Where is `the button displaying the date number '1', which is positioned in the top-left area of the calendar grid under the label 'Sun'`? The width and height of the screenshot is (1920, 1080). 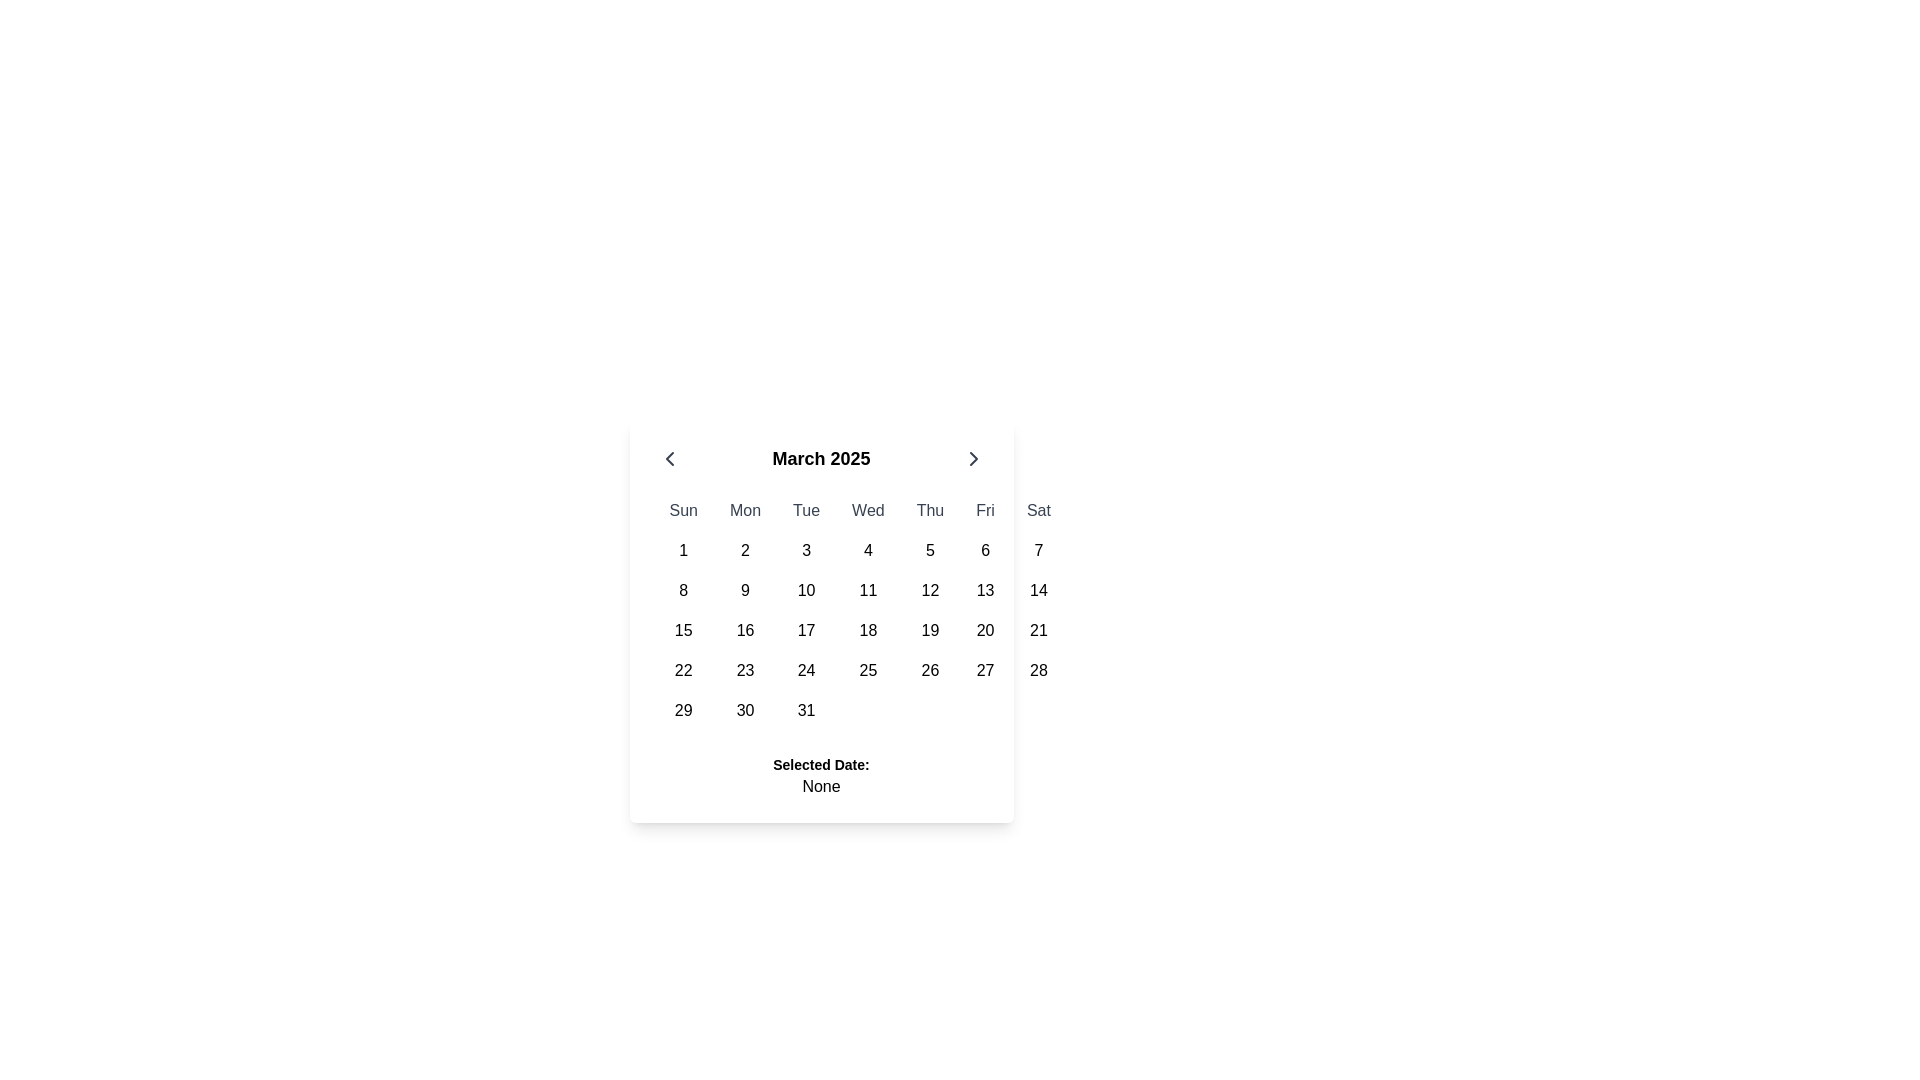
the button displaying the date number '1', which is positioned in the top-left area of the calendar grid under the label 'Sun' is located at coordinates (683, 551).